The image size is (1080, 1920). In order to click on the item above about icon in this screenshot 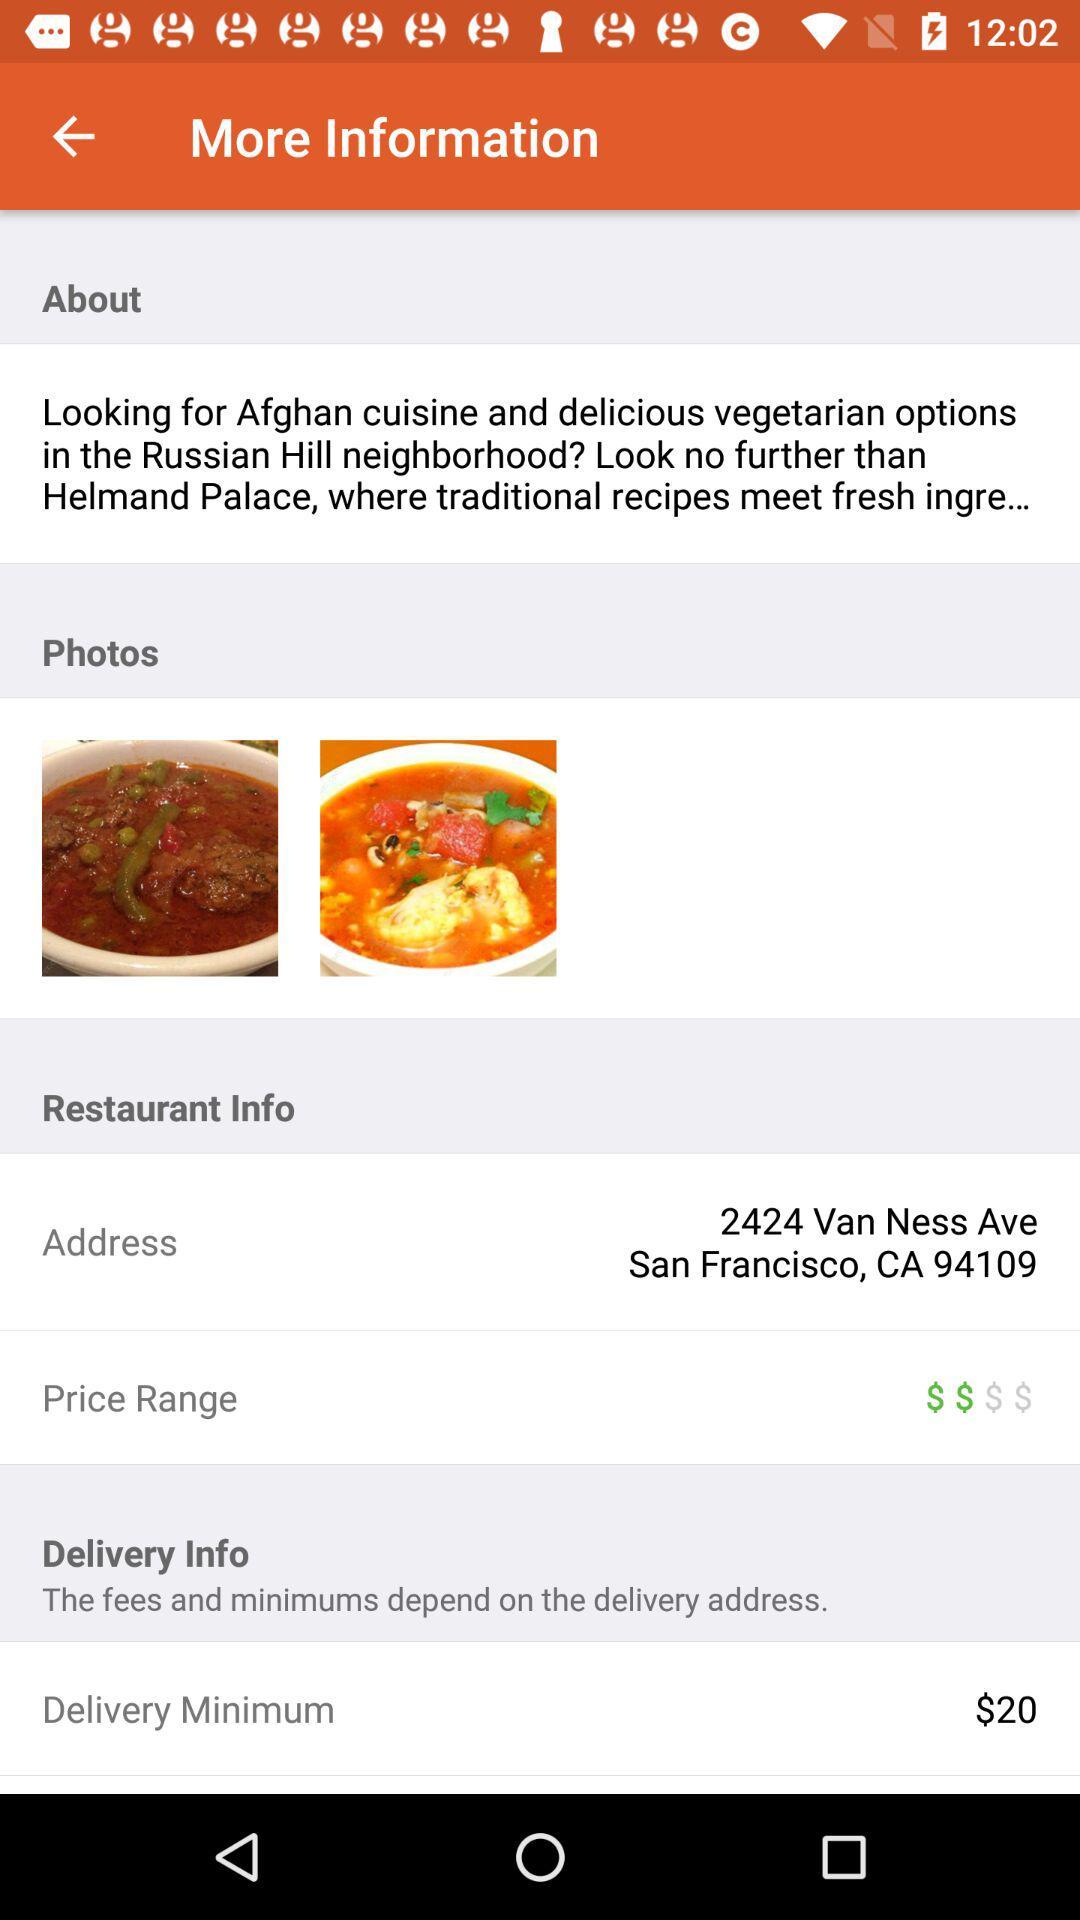, I will do `click(72, 135)`.